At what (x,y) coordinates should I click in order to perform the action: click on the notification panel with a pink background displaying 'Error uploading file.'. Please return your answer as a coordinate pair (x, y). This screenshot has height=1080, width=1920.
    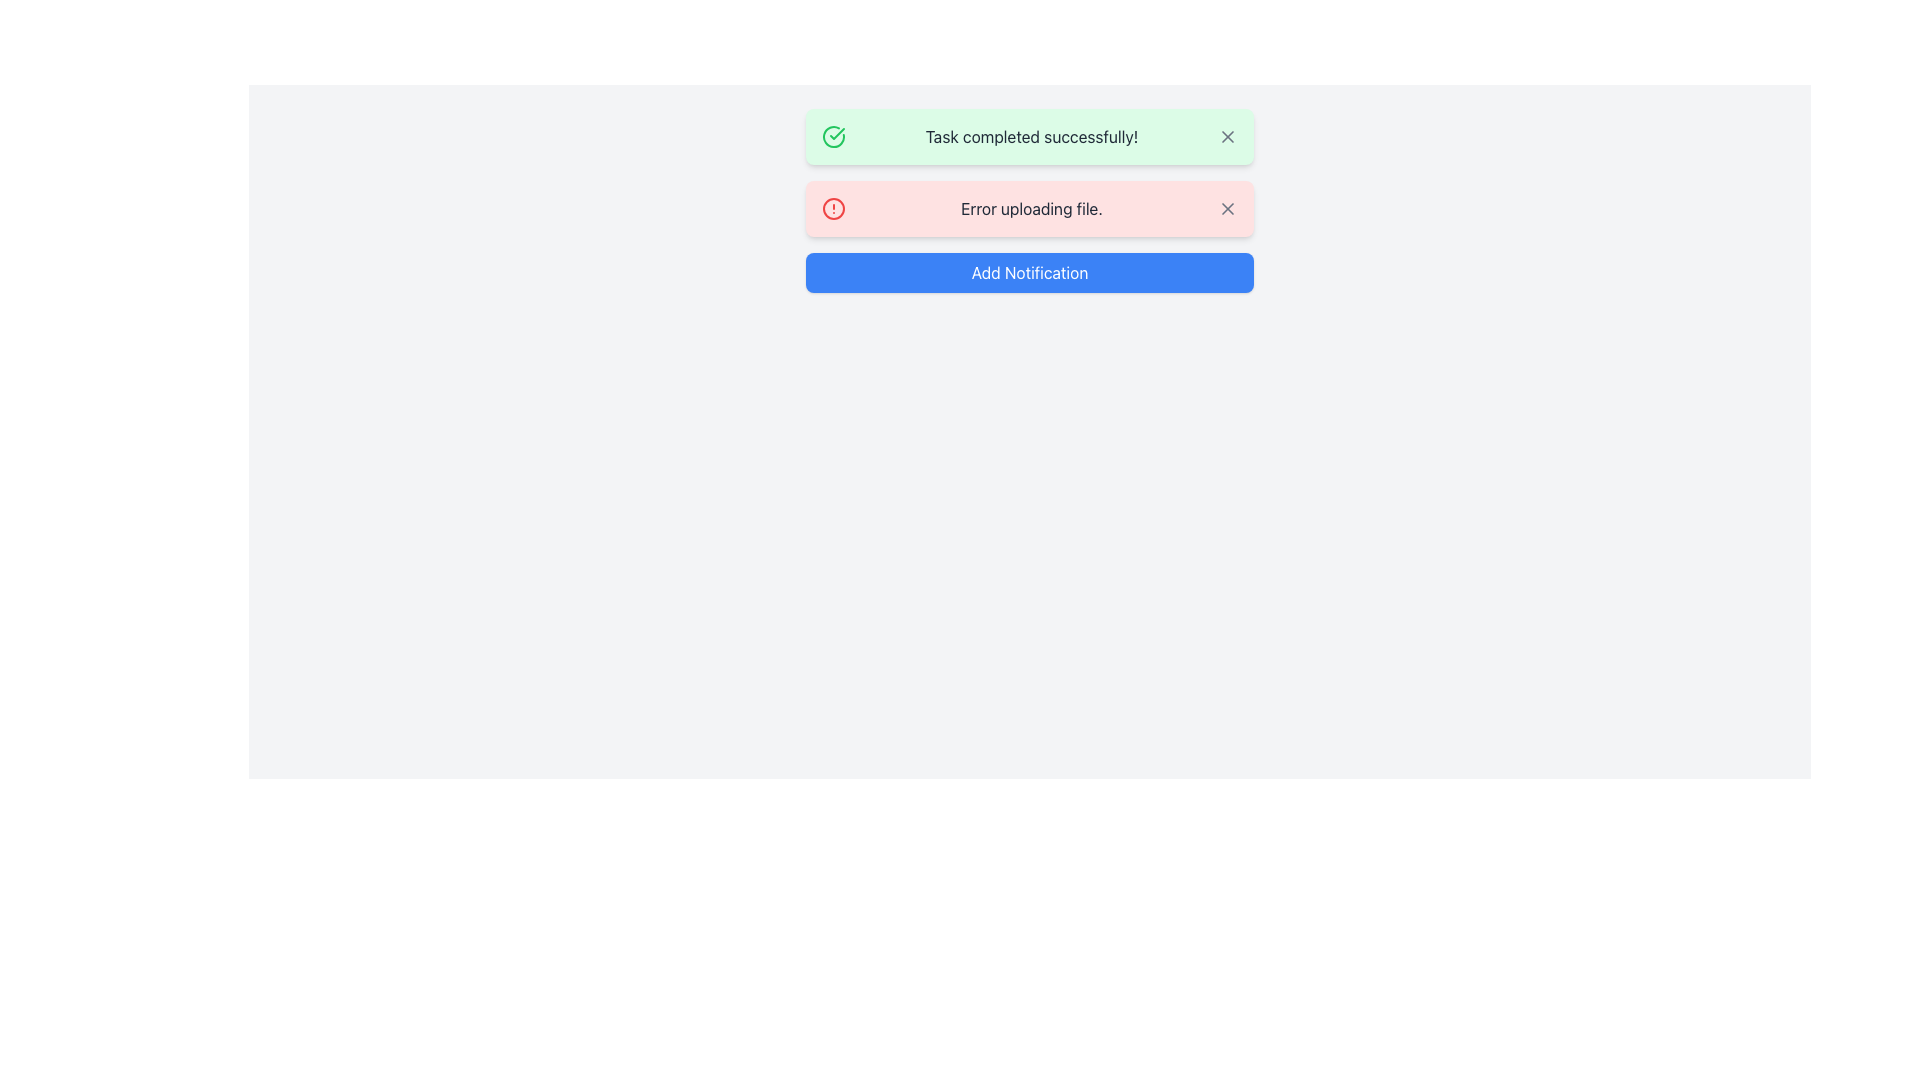
    Looking at the image, I should click on (1030, 200).